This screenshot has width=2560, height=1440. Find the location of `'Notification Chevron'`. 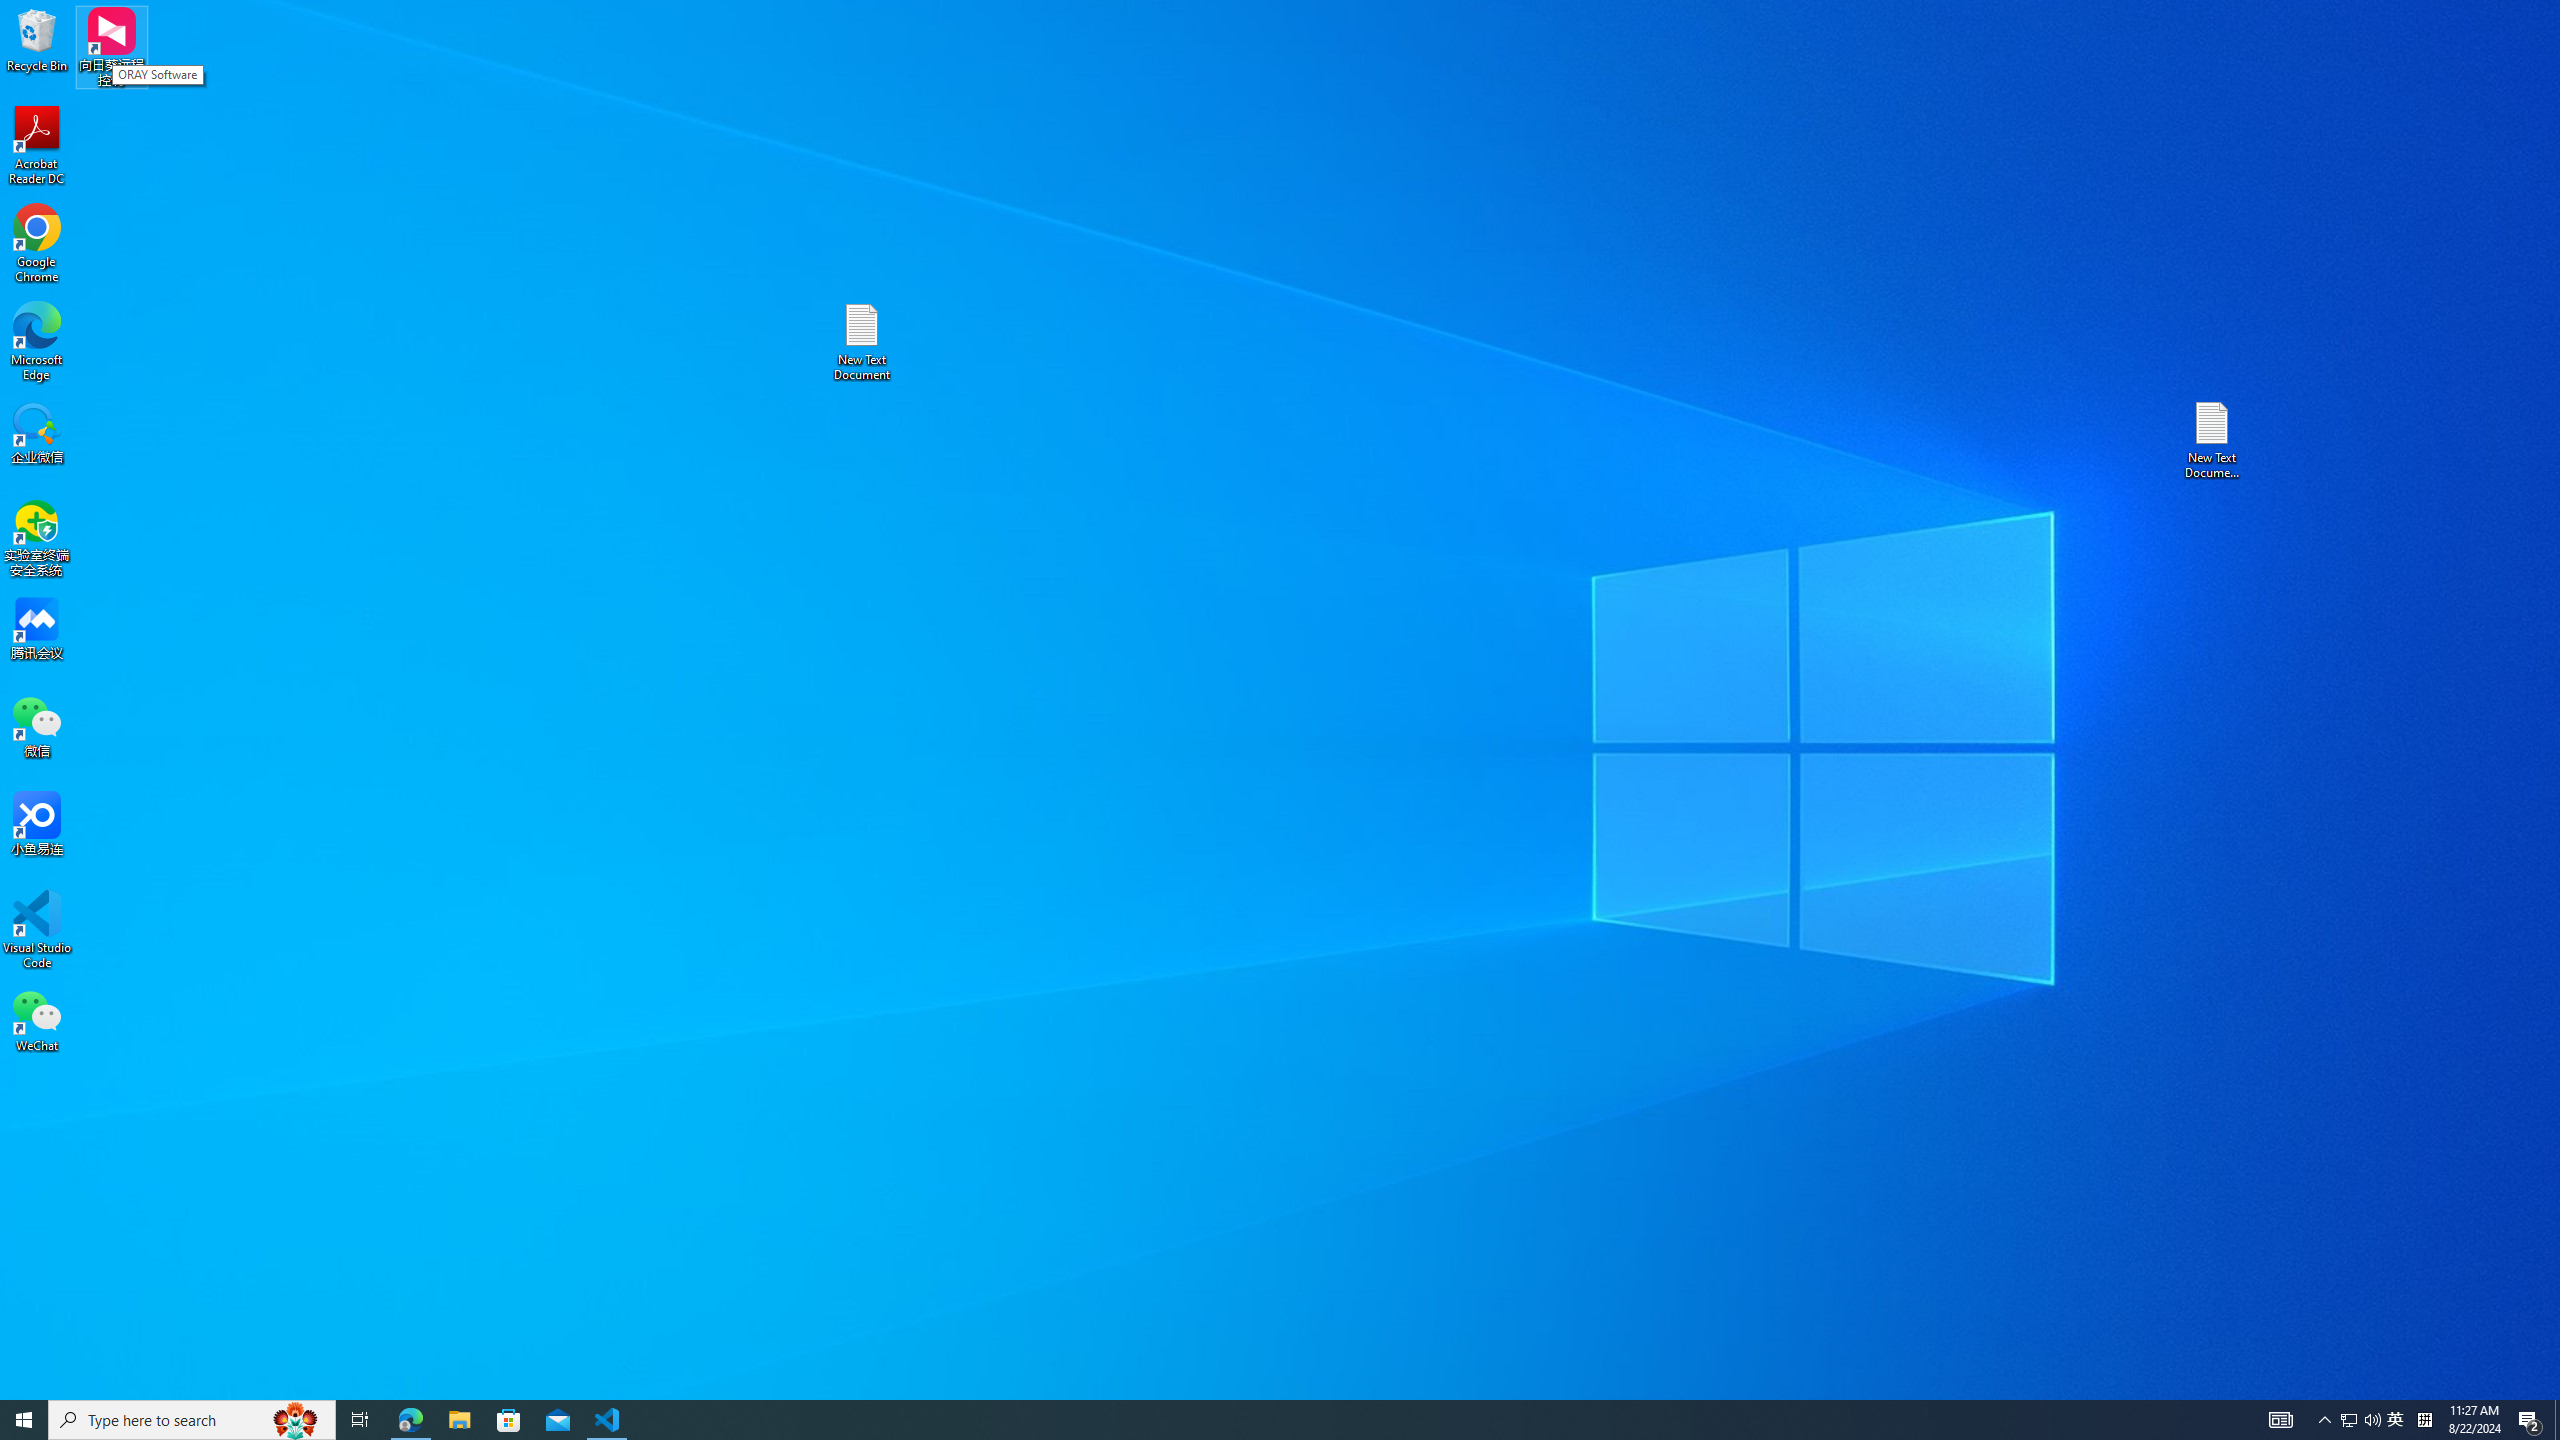

'Notification Chevron' is located at coordinates (2324, 1418).